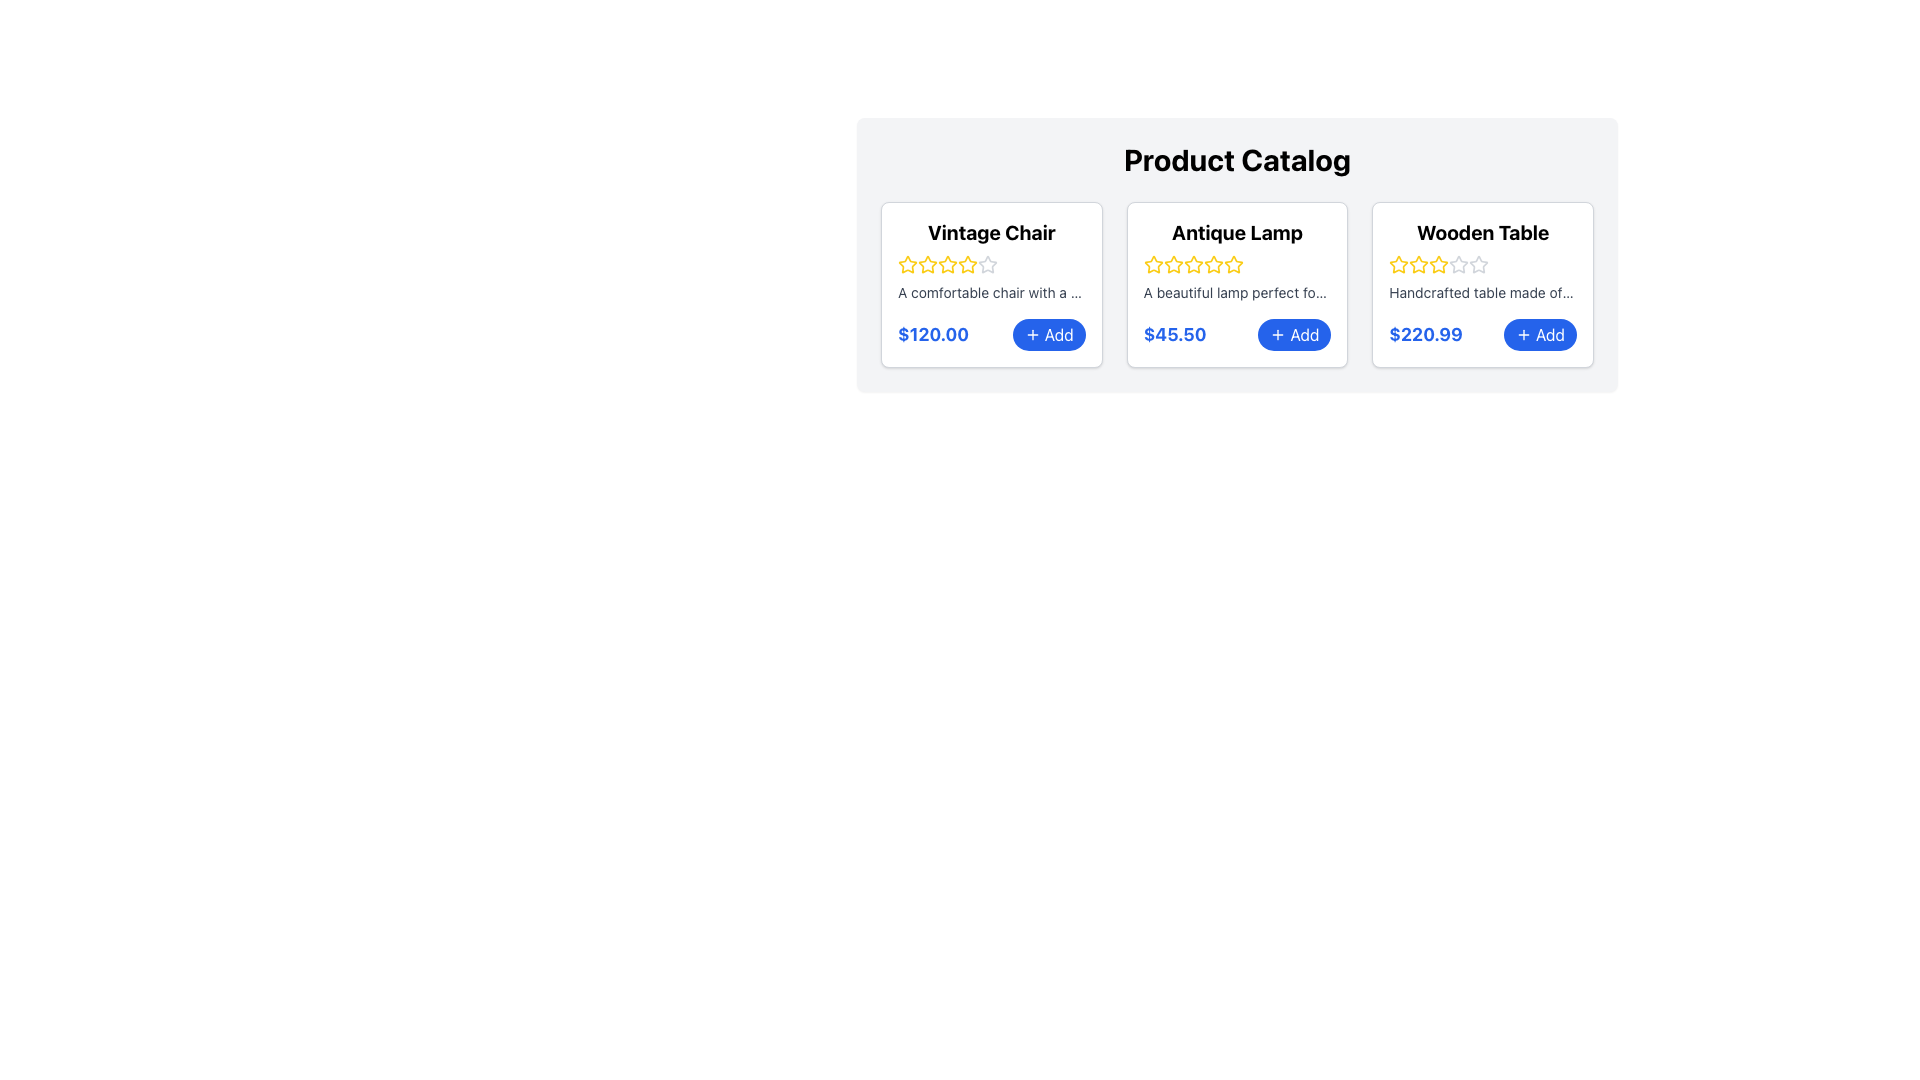 The width and height of the screenshot is (1920, 1080). What do you see at coordinates (1483, 334) in the screenshot?
I see `the 'Add to Cart' button located at the bottom right corner of the 'Wooden Table' item card, which is the third card in a horizontal arrangement of similar item cards` at bounding box center [1483, 334].